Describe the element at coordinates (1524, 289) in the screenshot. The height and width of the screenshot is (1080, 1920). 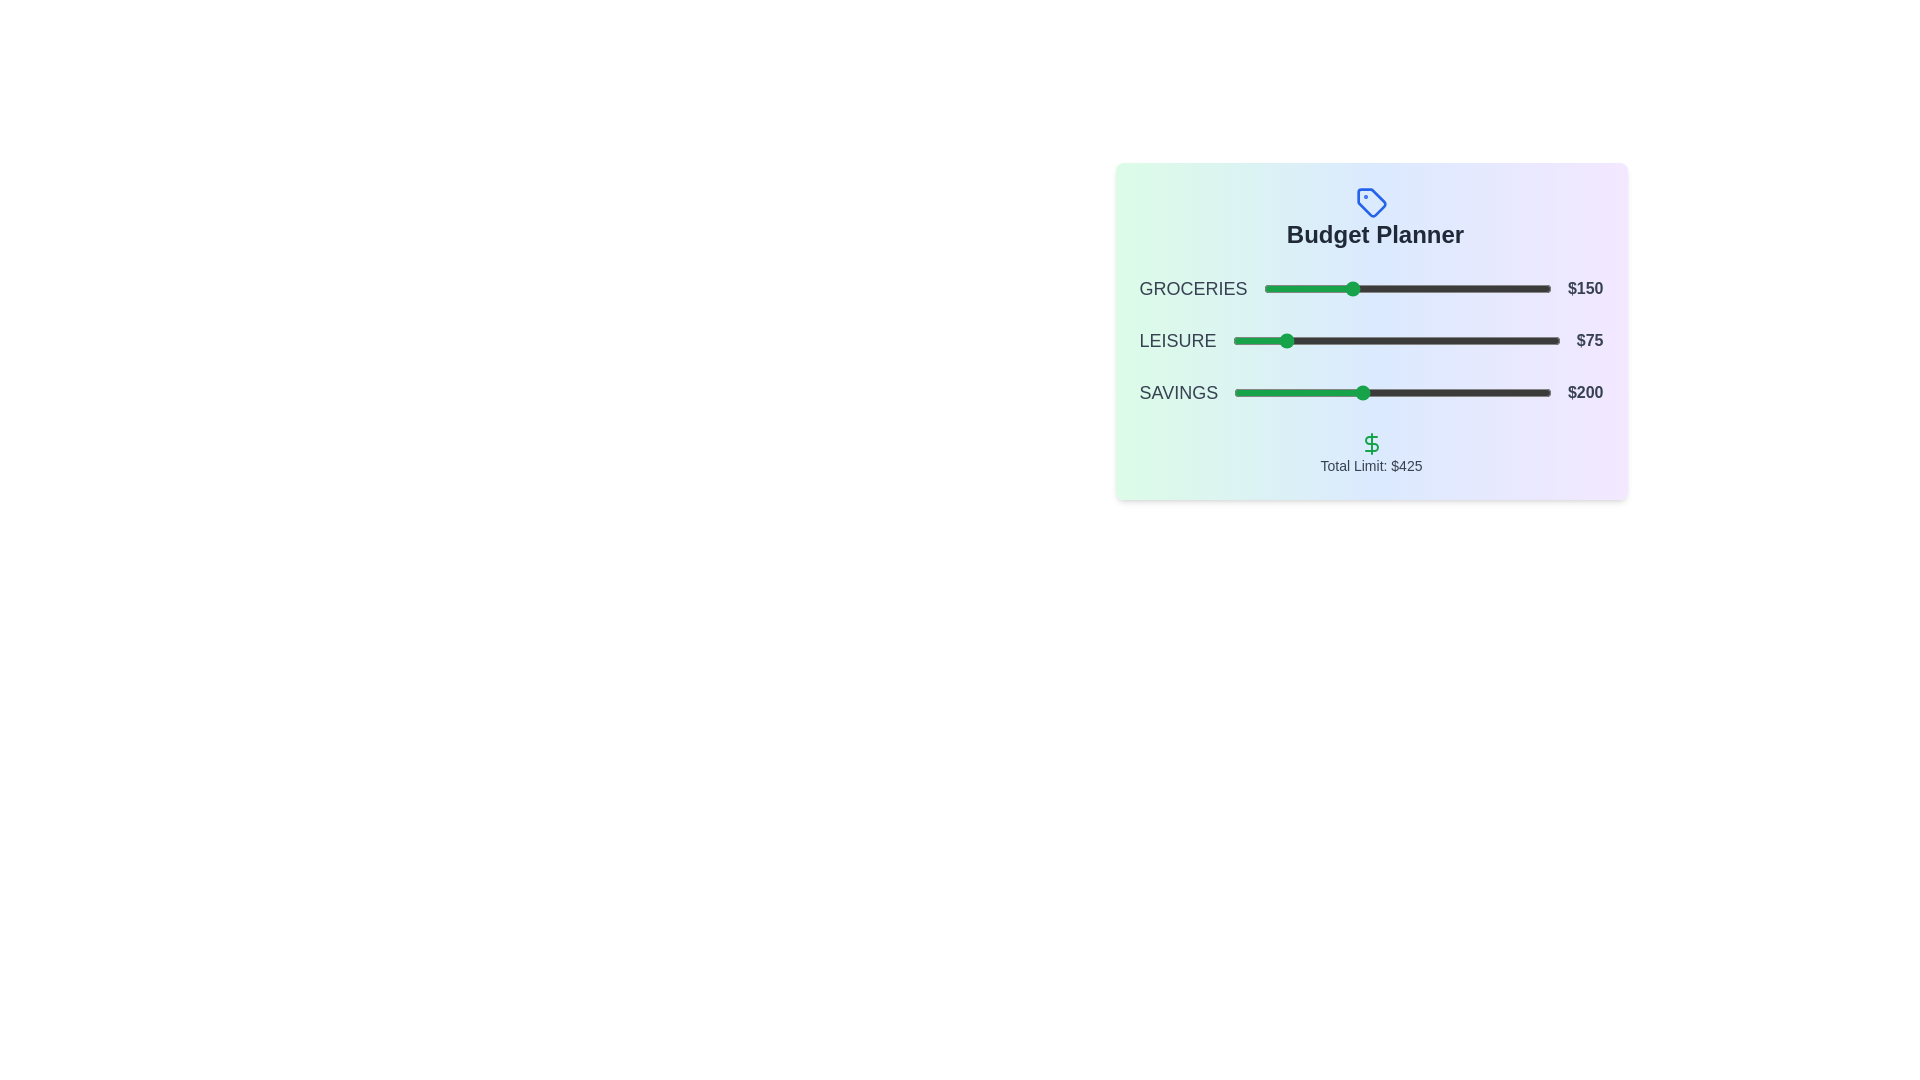
I see `the slider for 0 to 454` at that location.